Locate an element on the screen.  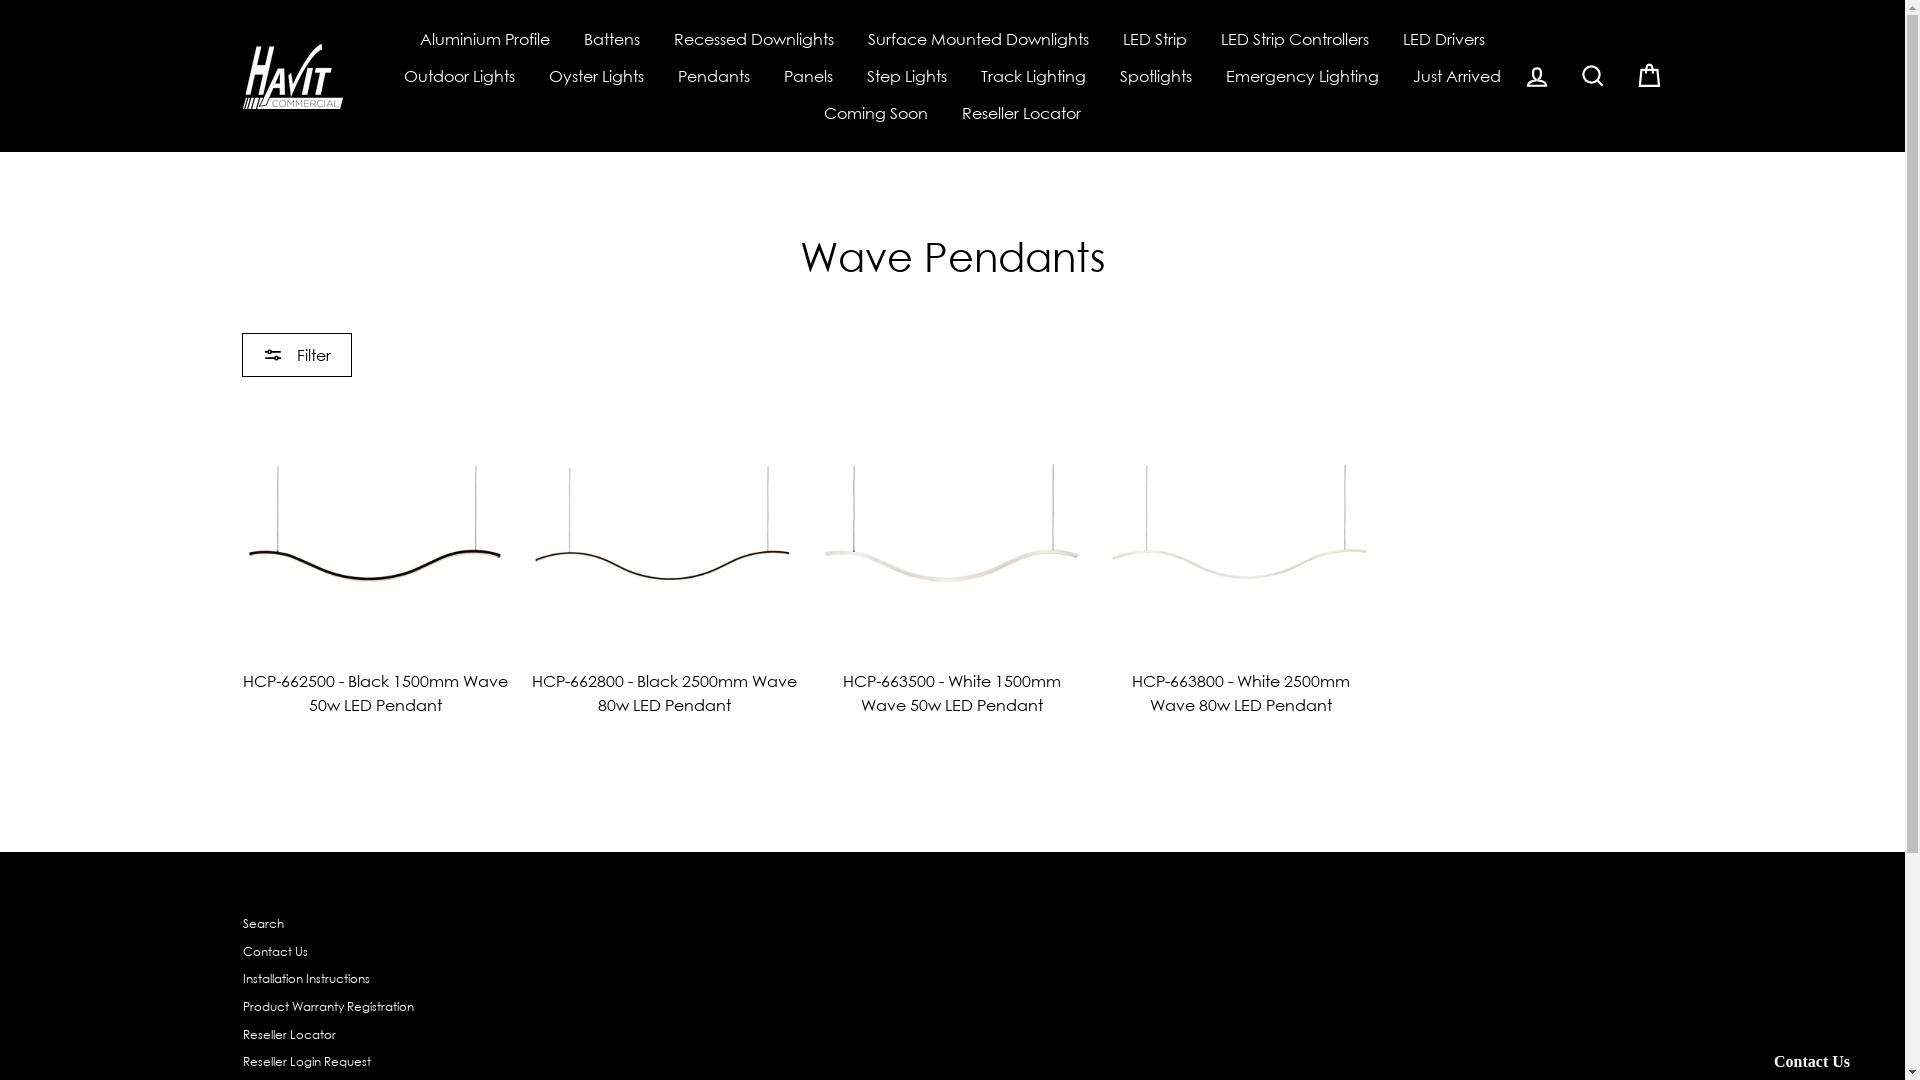
'LED Strip Controllers' is located at coordinates (1295, 38).